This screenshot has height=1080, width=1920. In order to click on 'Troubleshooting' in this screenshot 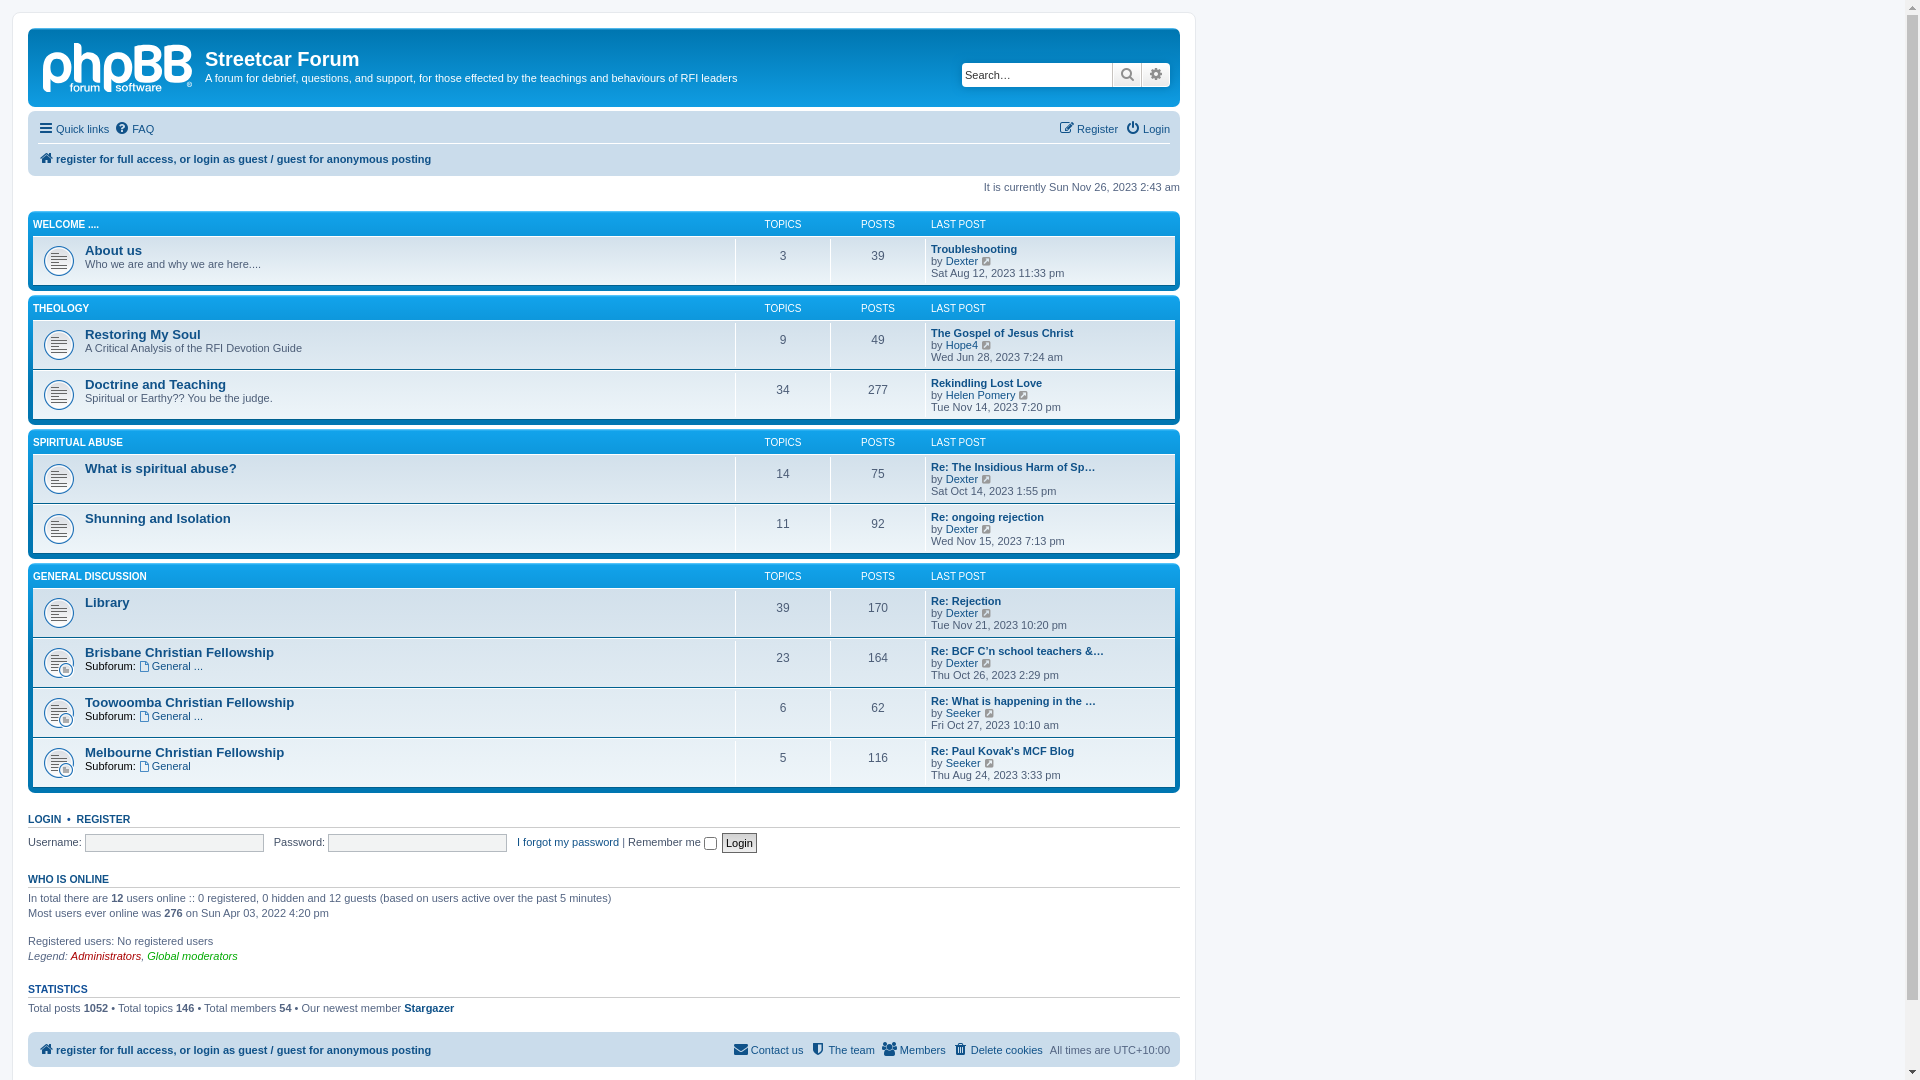, I will do `click(974, 248)`.